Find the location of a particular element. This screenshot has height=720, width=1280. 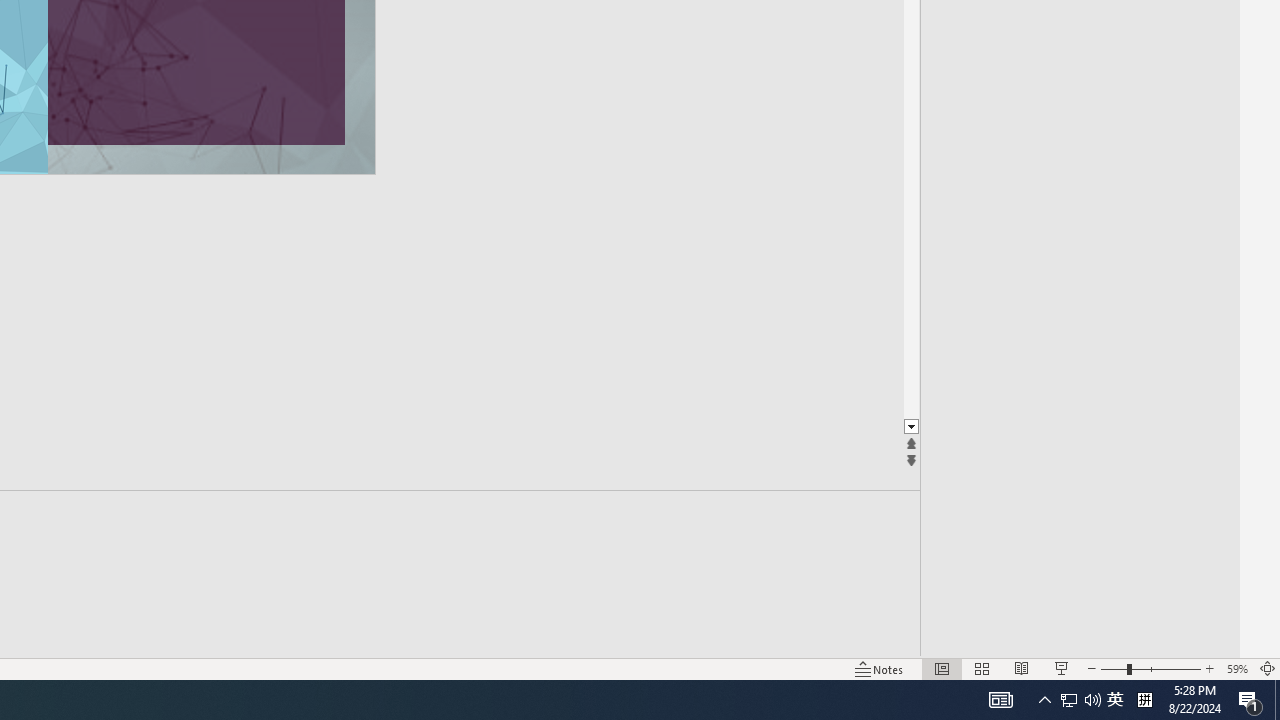

'Notes ' is located at coordinates (879, 669).